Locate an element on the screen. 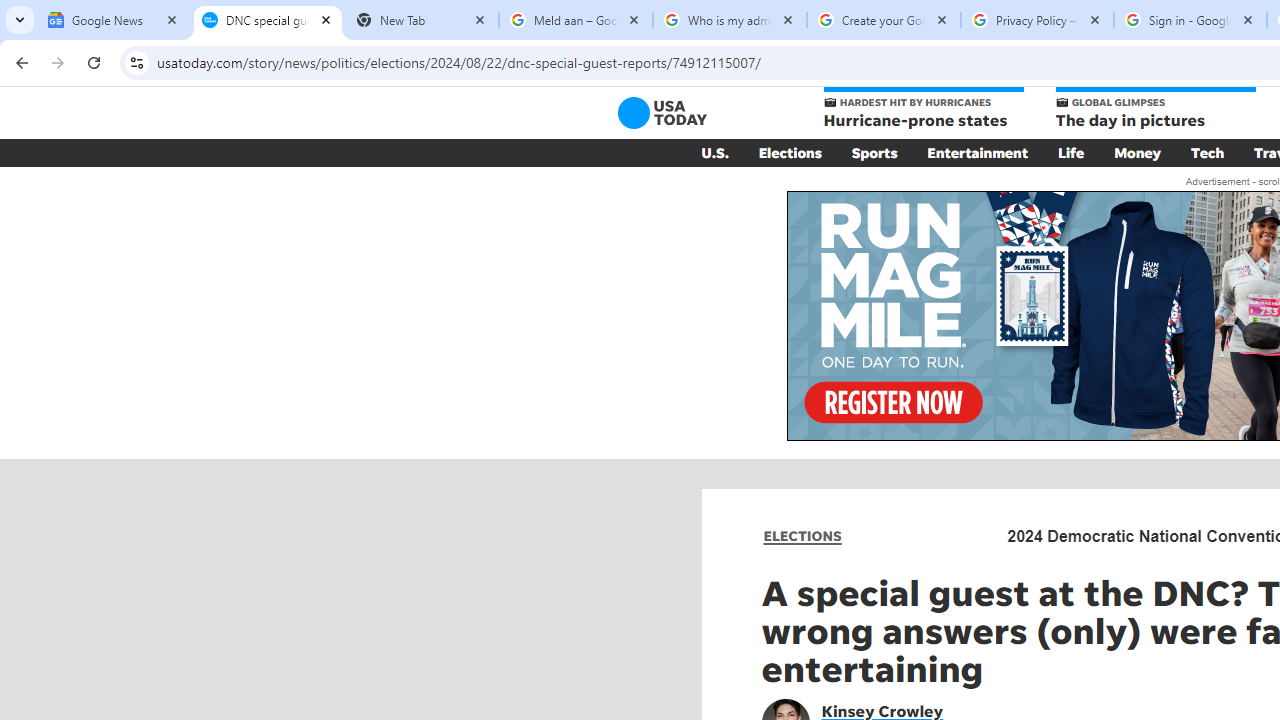  'Sign in - Google Accounts' is located at coordinates (1190, 20).